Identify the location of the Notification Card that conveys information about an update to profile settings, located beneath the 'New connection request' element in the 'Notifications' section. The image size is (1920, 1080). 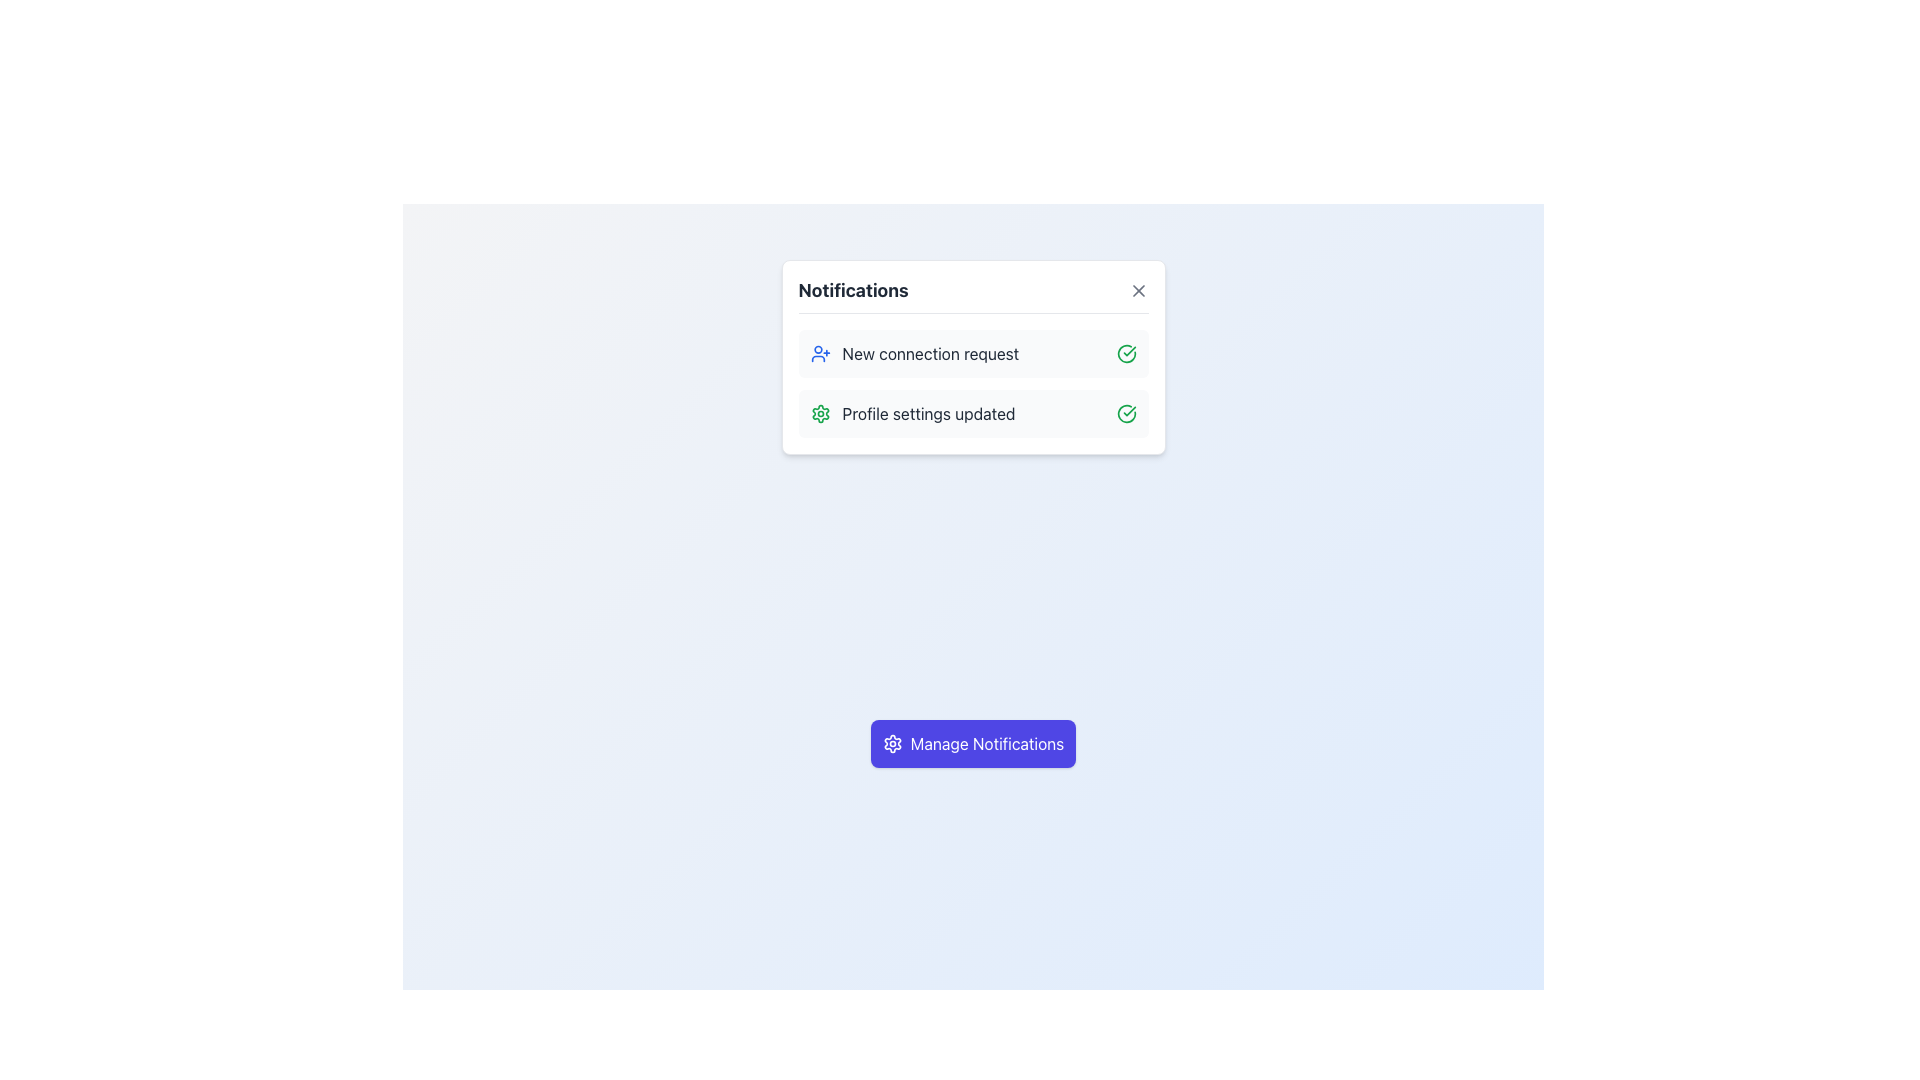
(973, 412).